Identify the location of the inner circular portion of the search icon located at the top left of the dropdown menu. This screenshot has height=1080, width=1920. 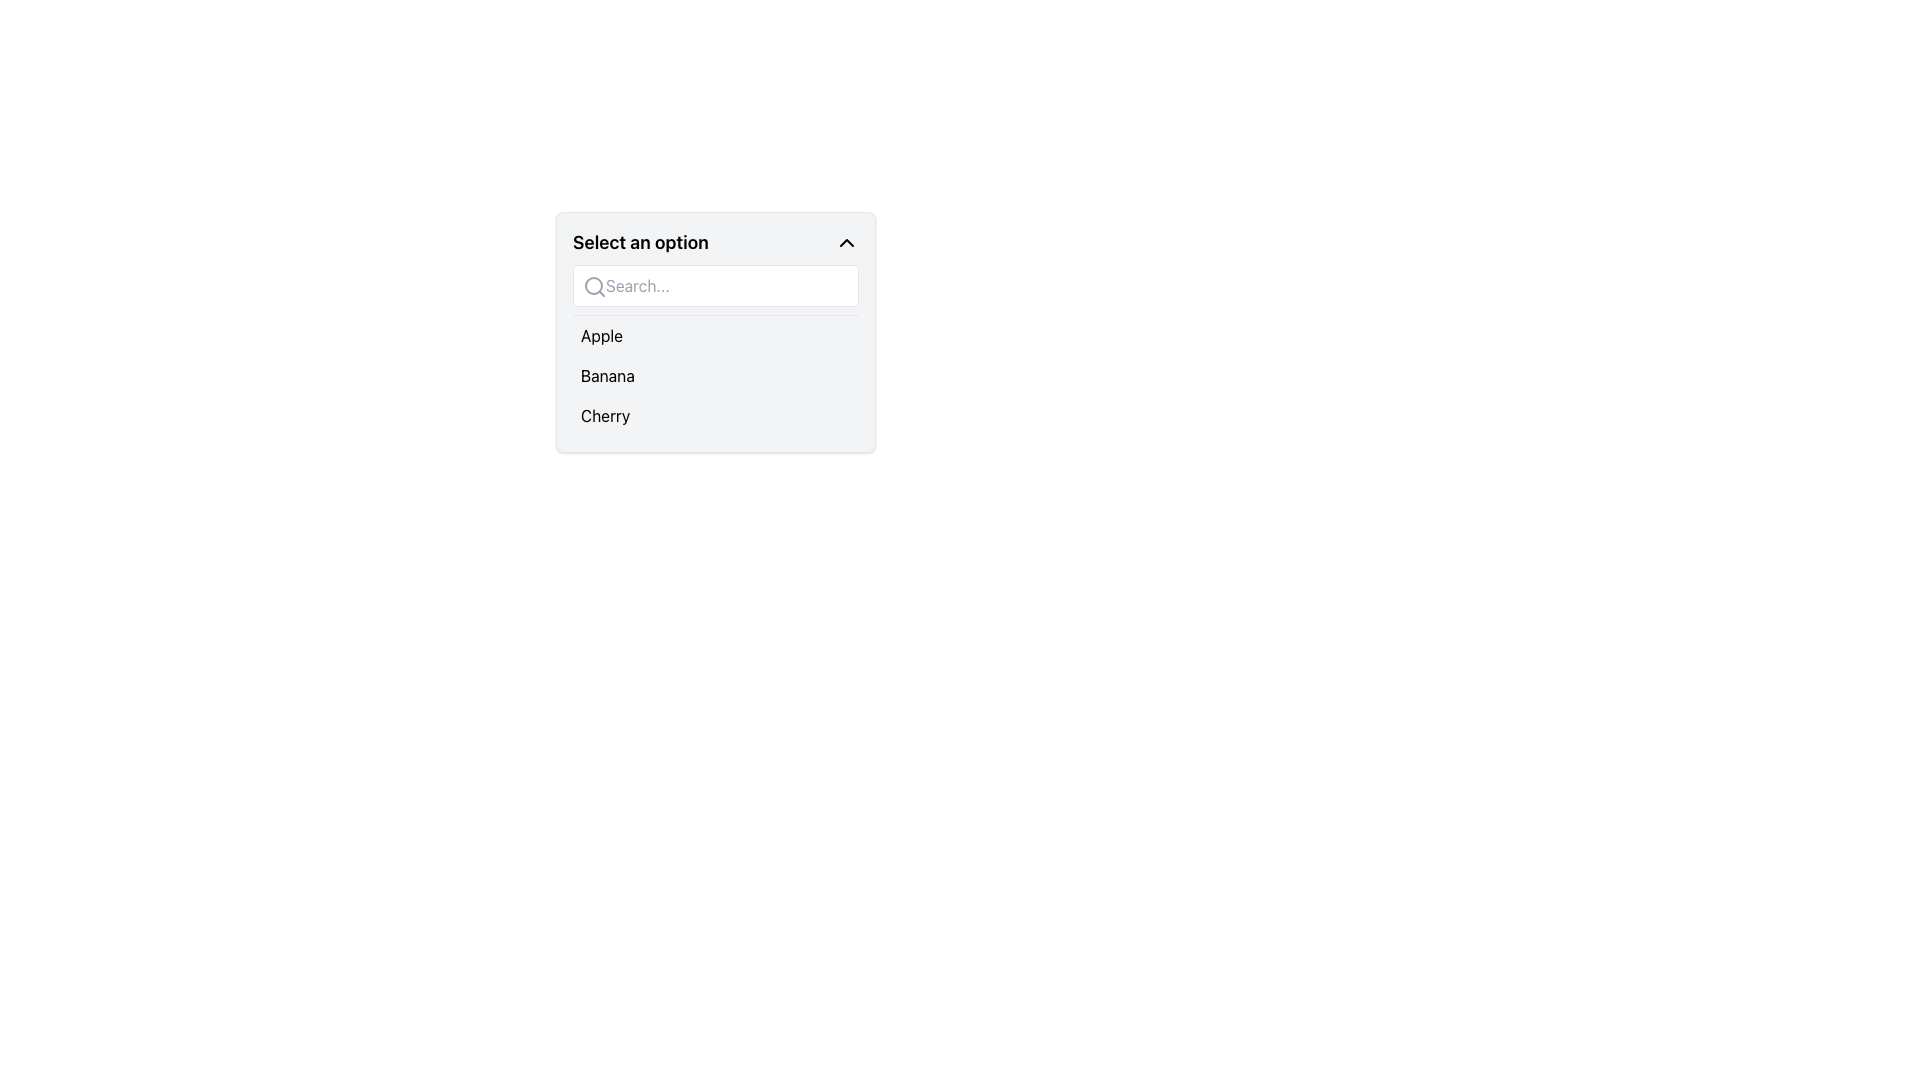
(593, 285).